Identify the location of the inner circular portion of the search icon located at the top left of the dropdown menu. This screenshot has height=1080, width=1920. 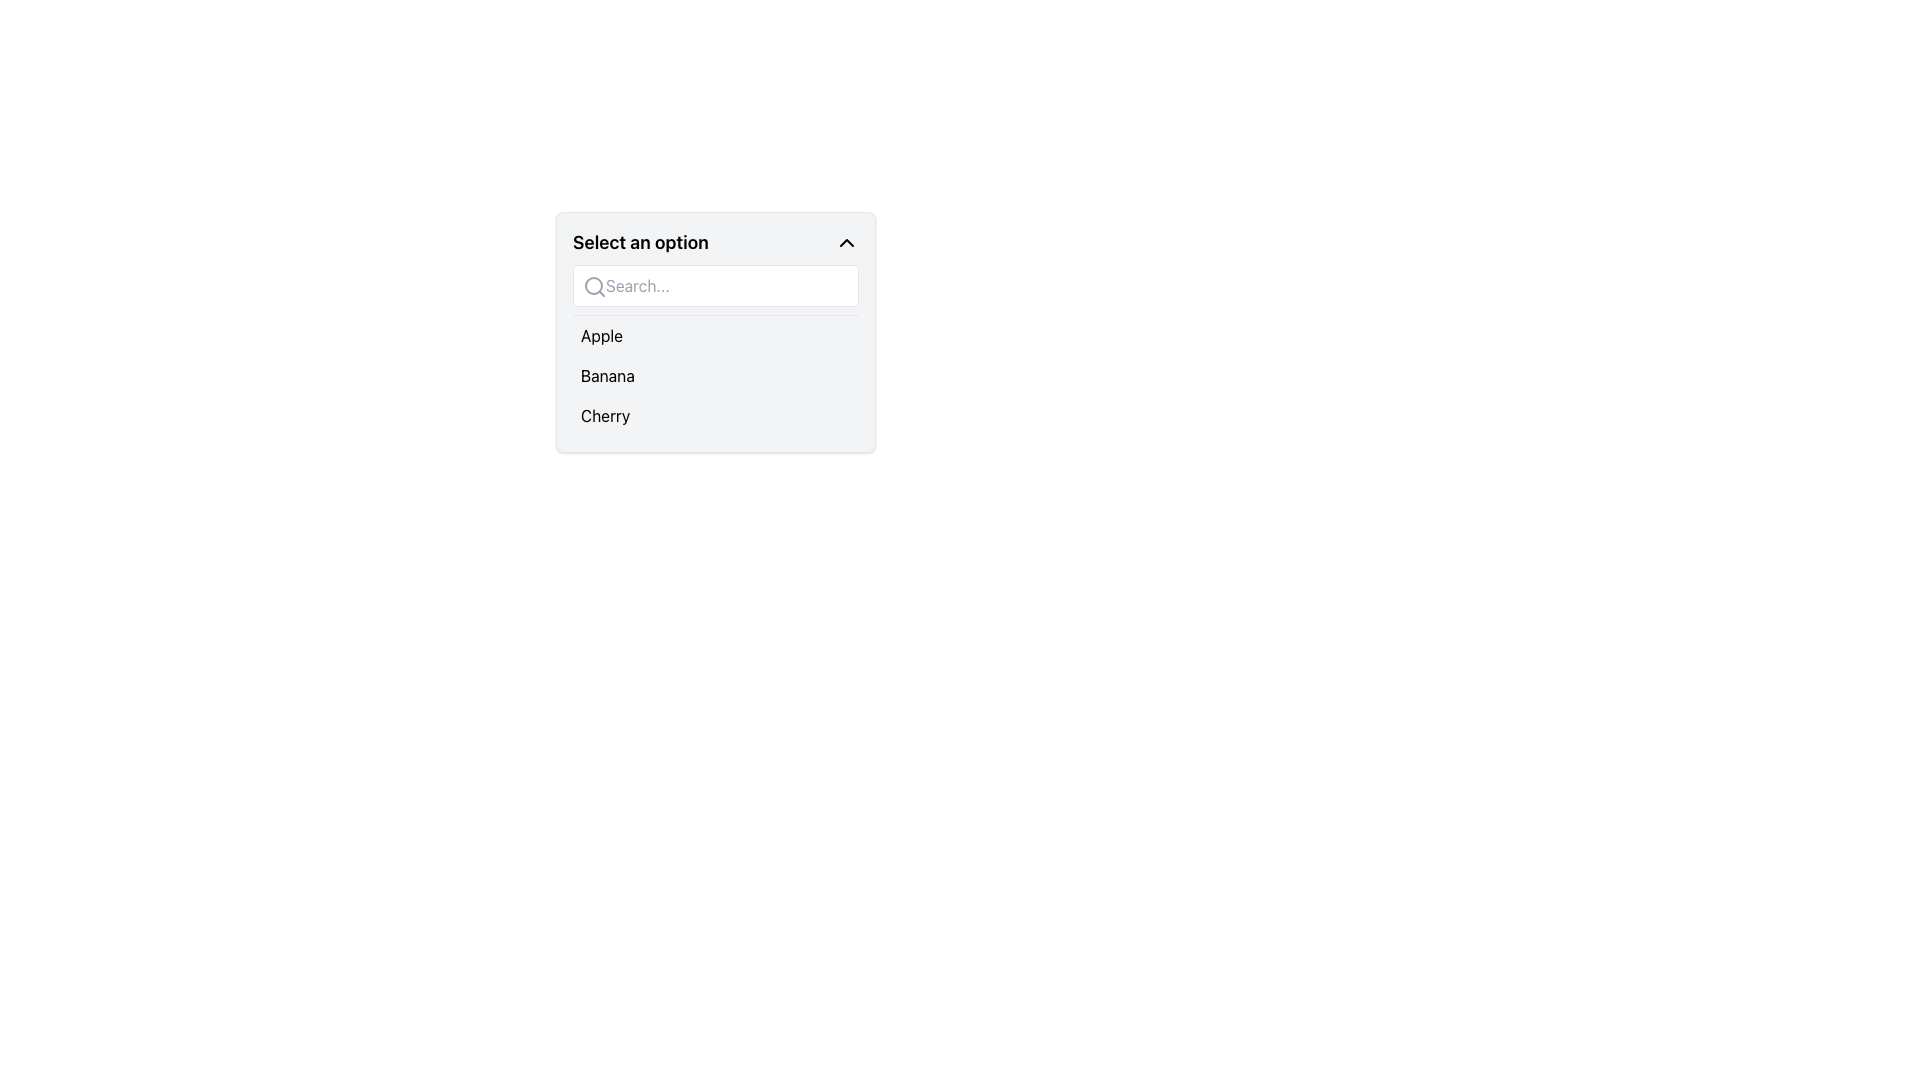
(593, 285).